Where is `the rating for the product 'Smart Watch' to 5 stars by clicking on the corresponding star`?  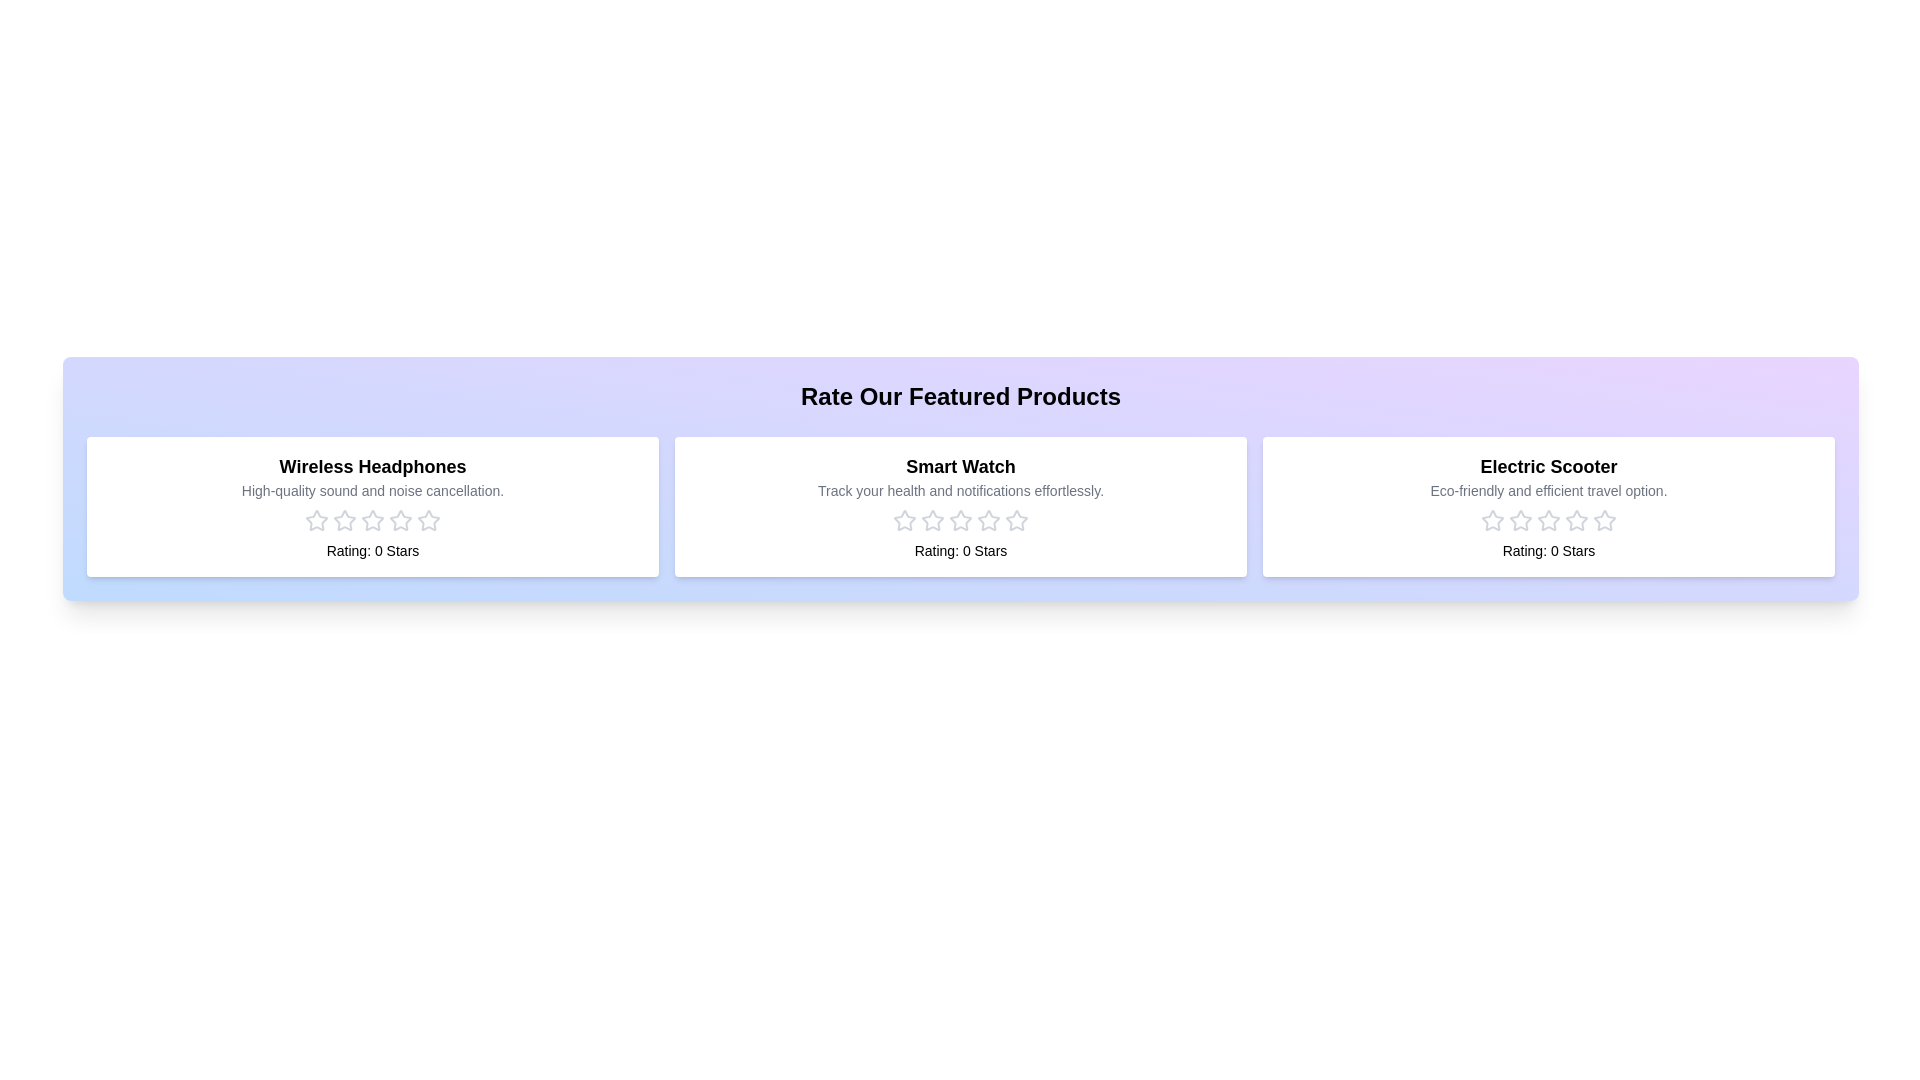
the rating for the product 'Smart Watch' to 5 stars by clicking on the corresponding star is located at coordinates (1017, 519).